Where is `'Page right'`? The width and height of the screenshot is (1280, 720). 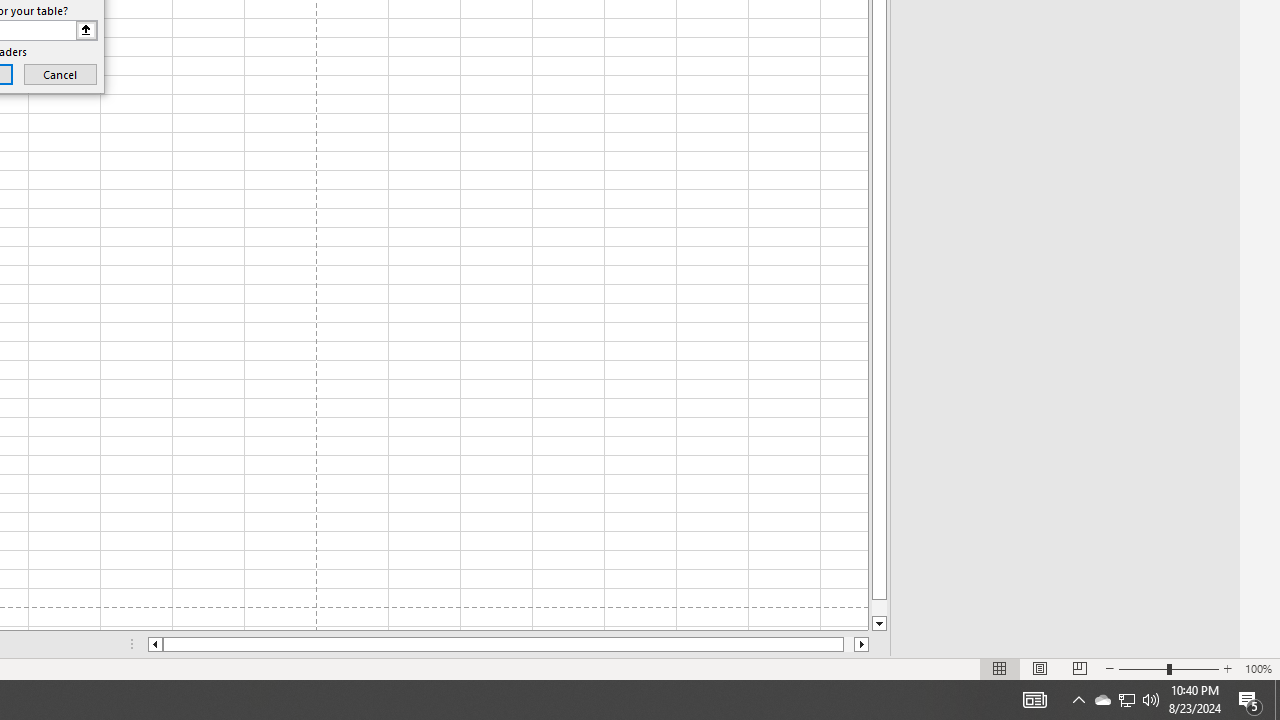 'Page right' is located at coordinates (848, 644).